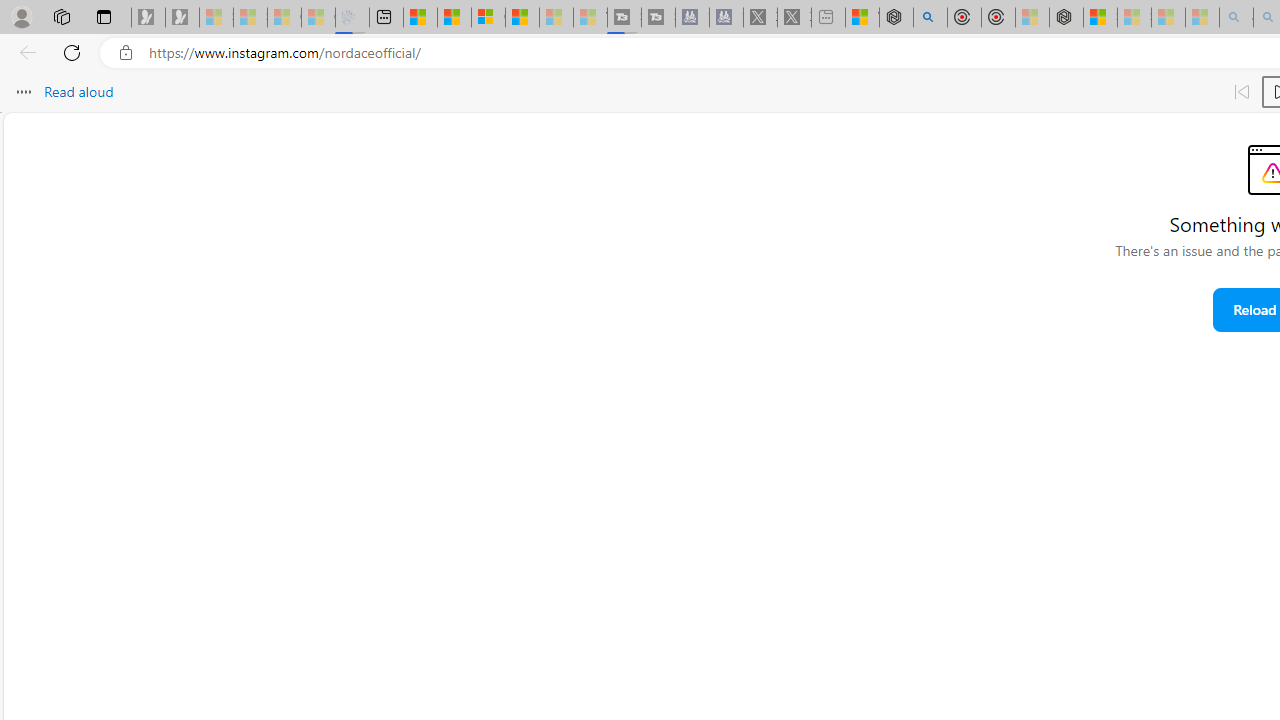  What do you see at coordinates (182, 17) in the screenshot?
I see `'Newsletter Sign Up - Sleeping'` at bounding box center [182, 17].